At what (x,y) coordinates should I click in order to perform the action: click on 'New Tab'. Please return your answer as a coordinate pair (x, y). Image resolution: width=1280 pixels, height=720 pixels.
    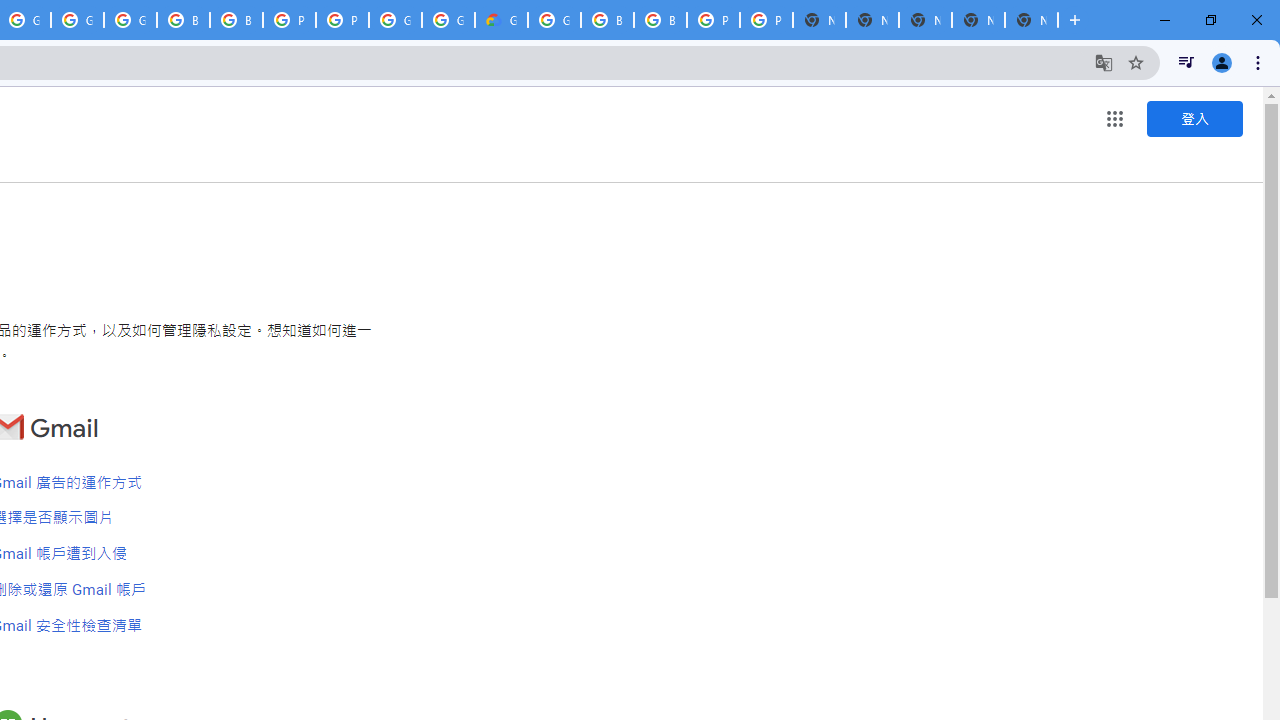
    Looking at the image, I should click on (1031, 20).